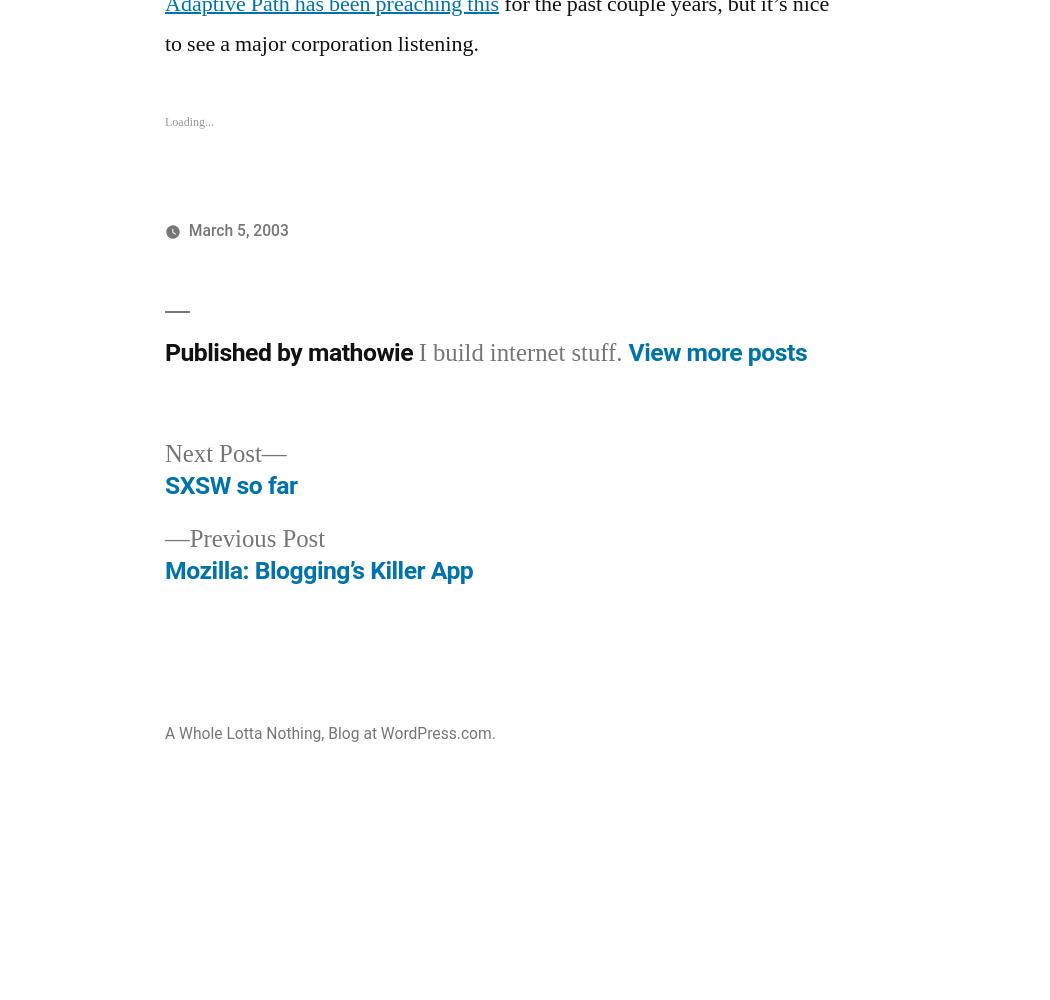 The height and width of the screenshot is (1000, 1050). Describe the element at coordinates (411, 732) in the screenshot. I see `'Blog at WordPress.com.'` at that location.